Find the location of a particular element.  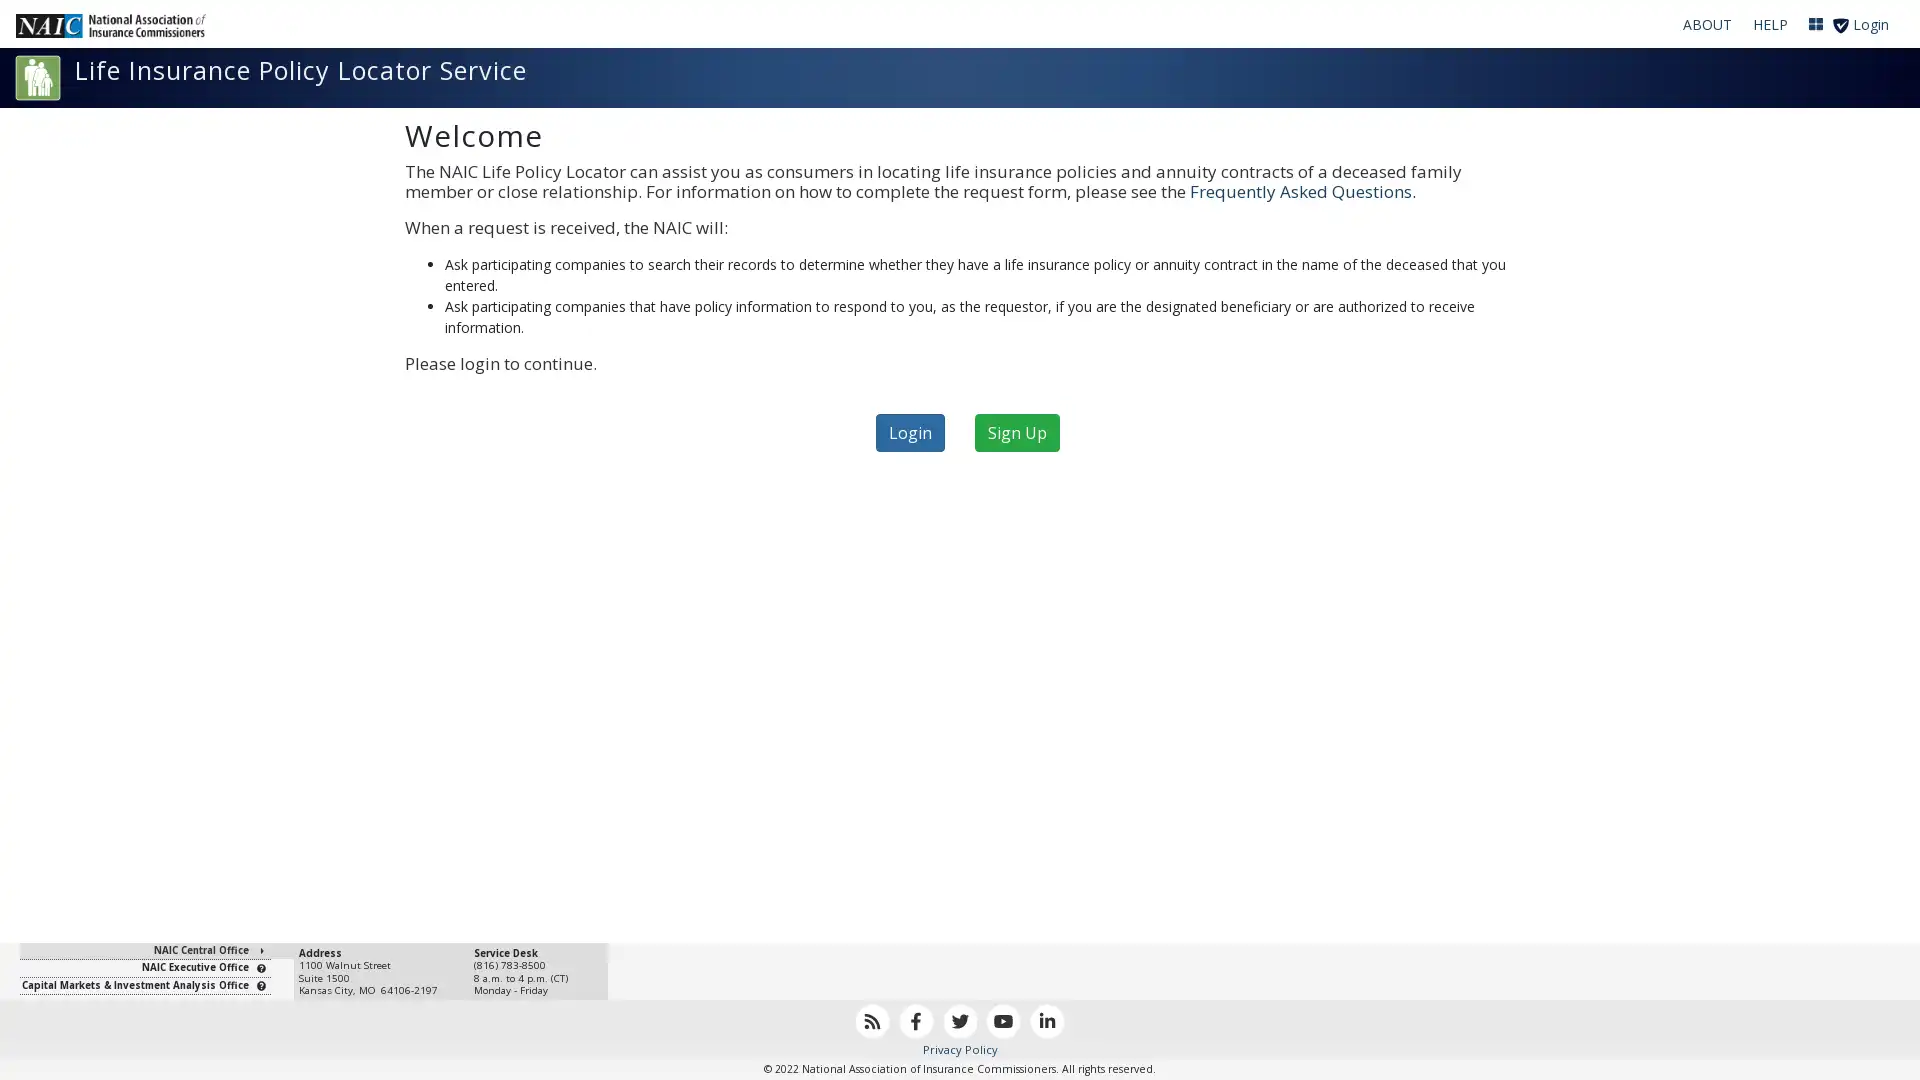

Login is located at coordinates (909, 431).